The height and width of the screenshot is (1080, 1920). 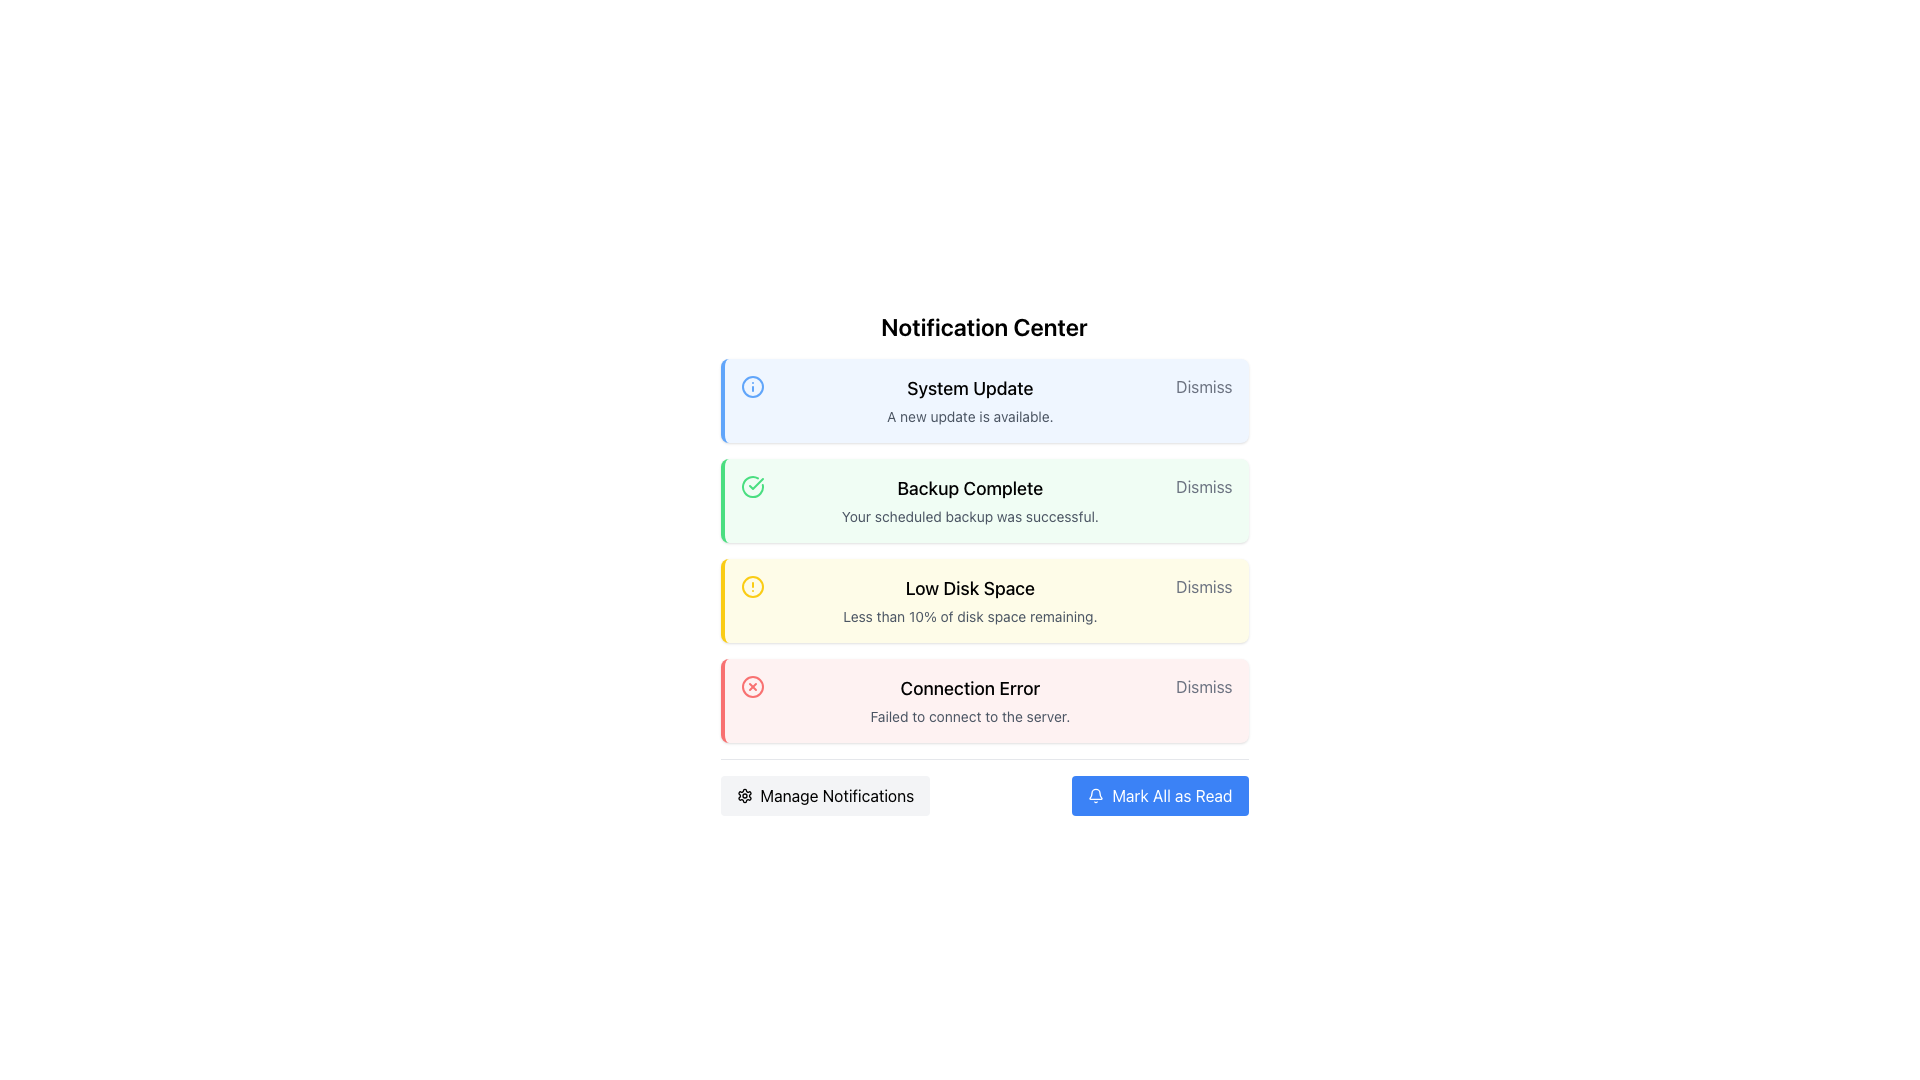 What do you see at coordinates (1203, 386) in the screenshot?
I see `the close button located at the top-right corner of the 'System Update' notification card` at bounding box center [1203, 386].